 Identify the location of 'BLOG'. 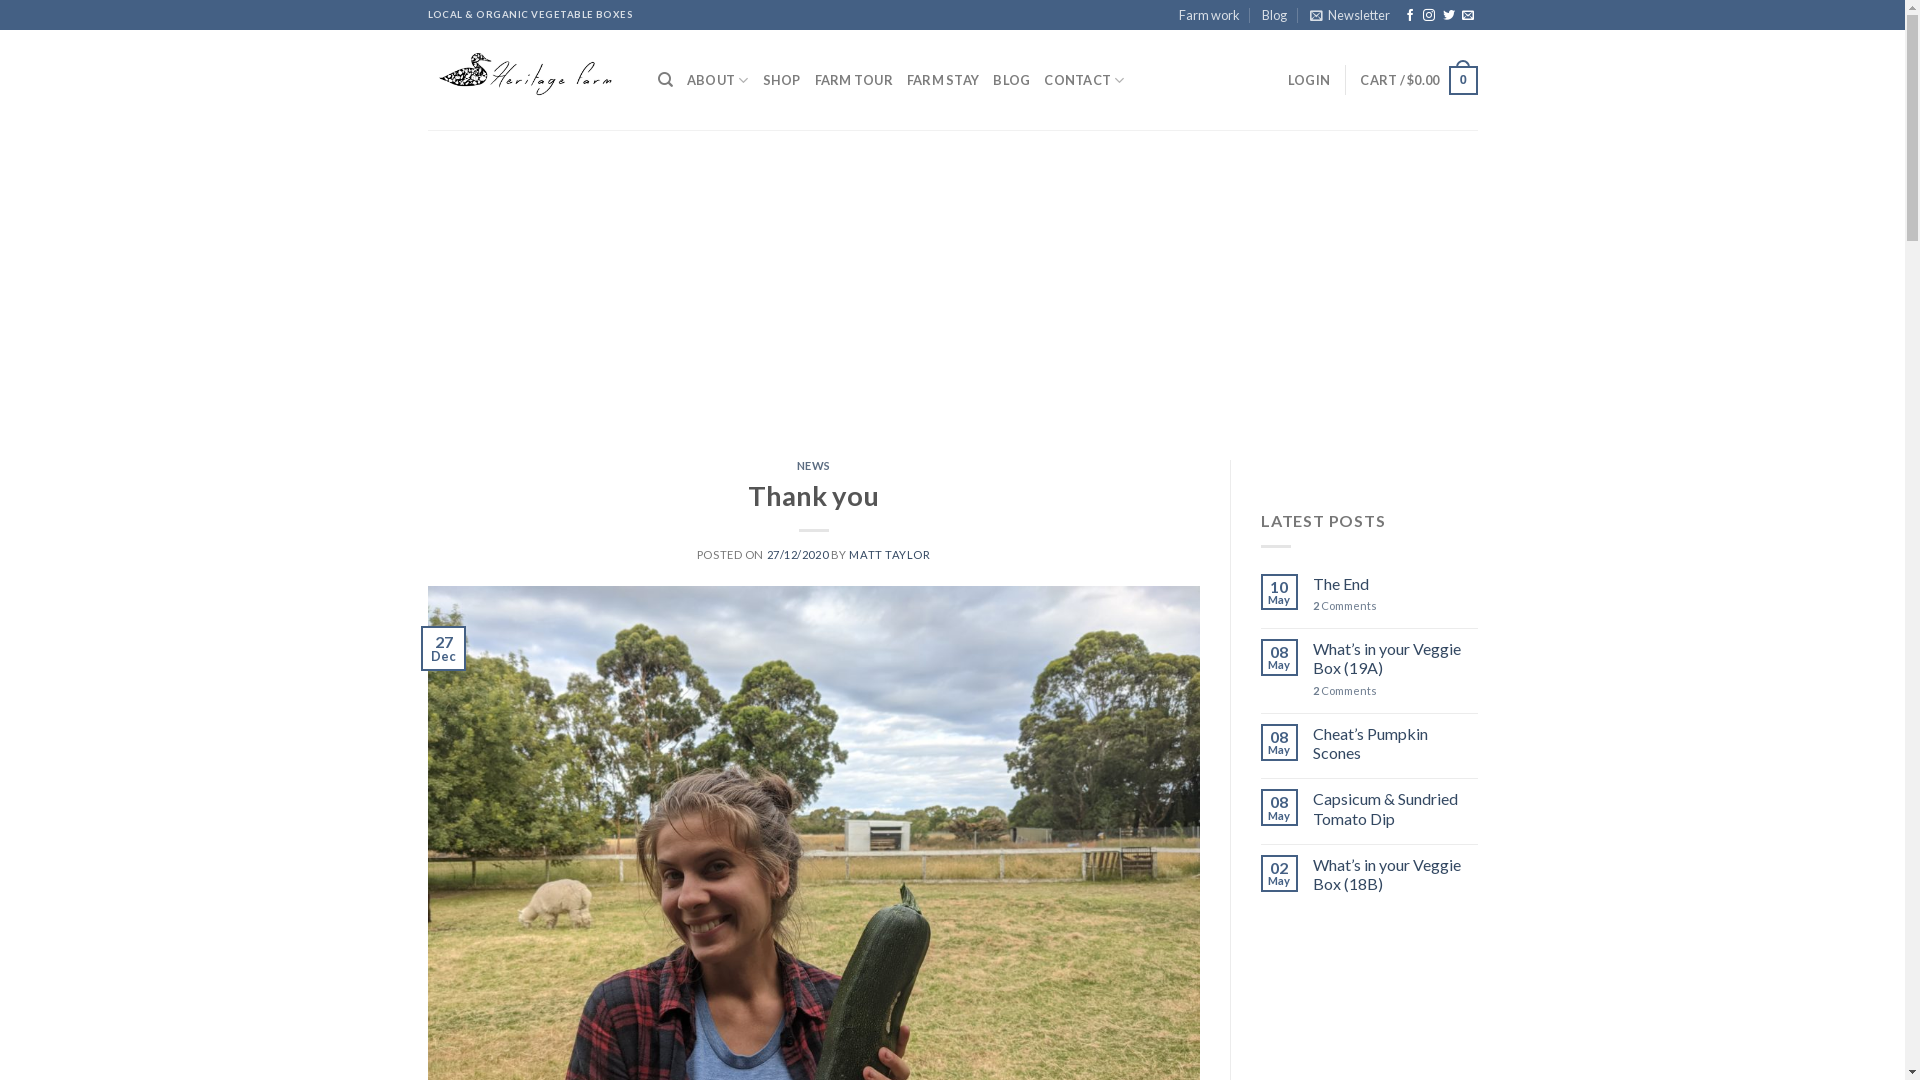
(1011, 79).